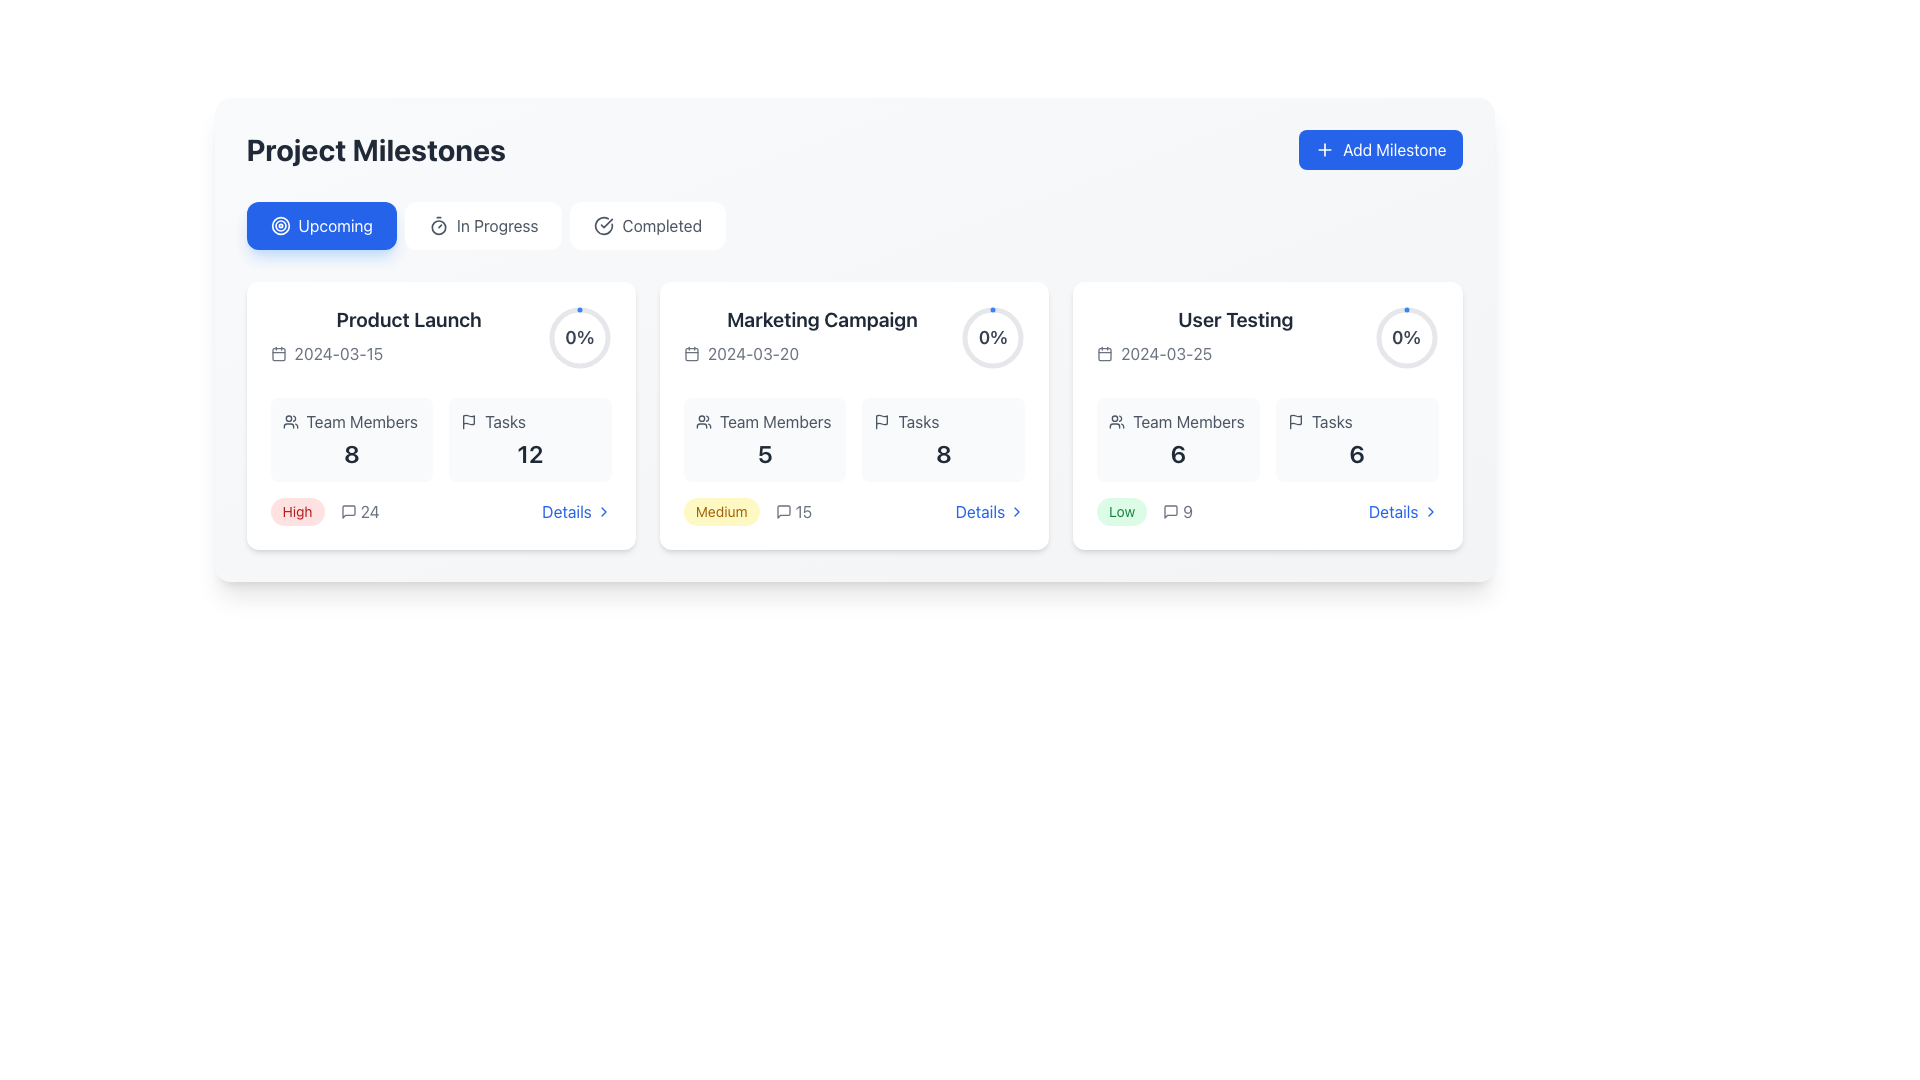 Image resolution: width=1920 pixels, height=1080 pixels. Describe the element at coordinates (764, 438) in the screenshot. I see `the 'Team Members' text with icon, which displays the number '5' and is located in the second card under 'Marketing Campaign'` at that location.